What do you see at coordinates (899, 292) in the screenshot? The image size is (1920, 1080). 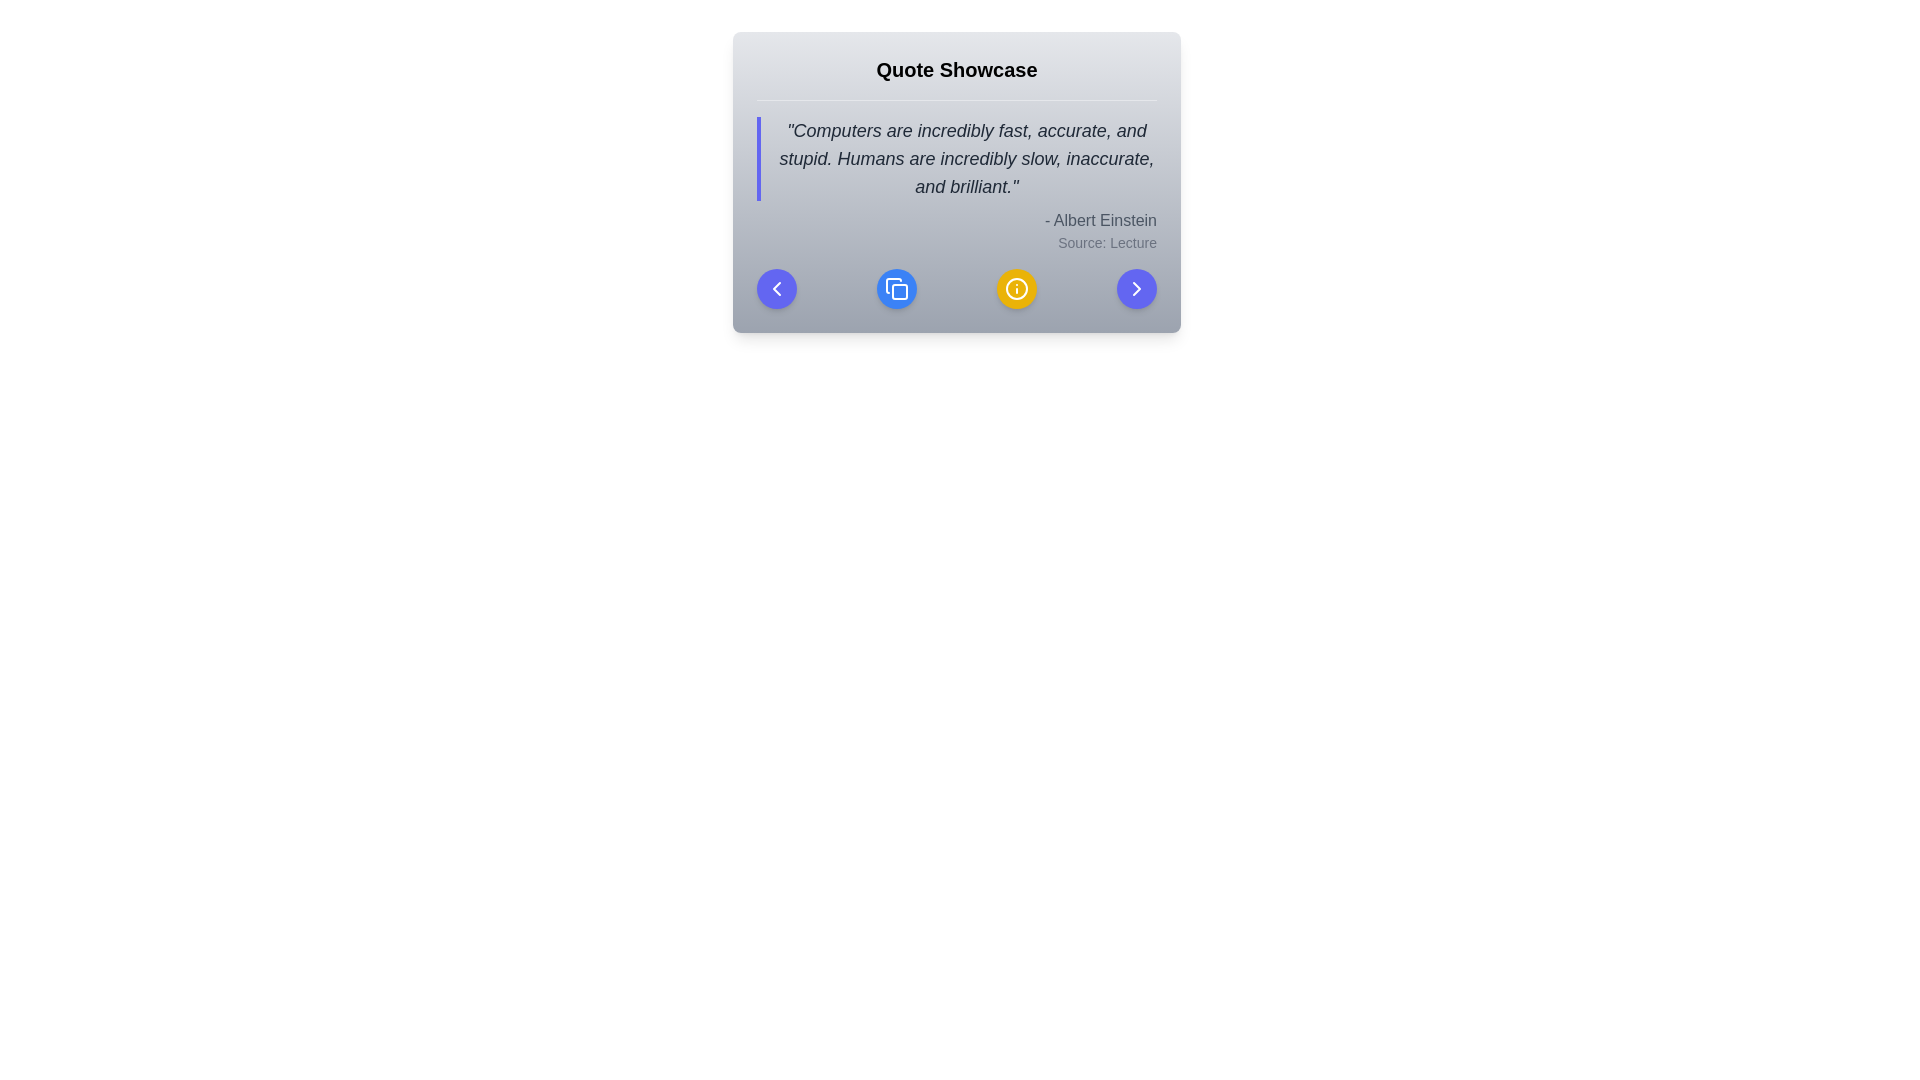 I see `the decorative SVG graphical element that visually represents a copy action, located in the lower center of the interface` at bounding box center [899, 292].